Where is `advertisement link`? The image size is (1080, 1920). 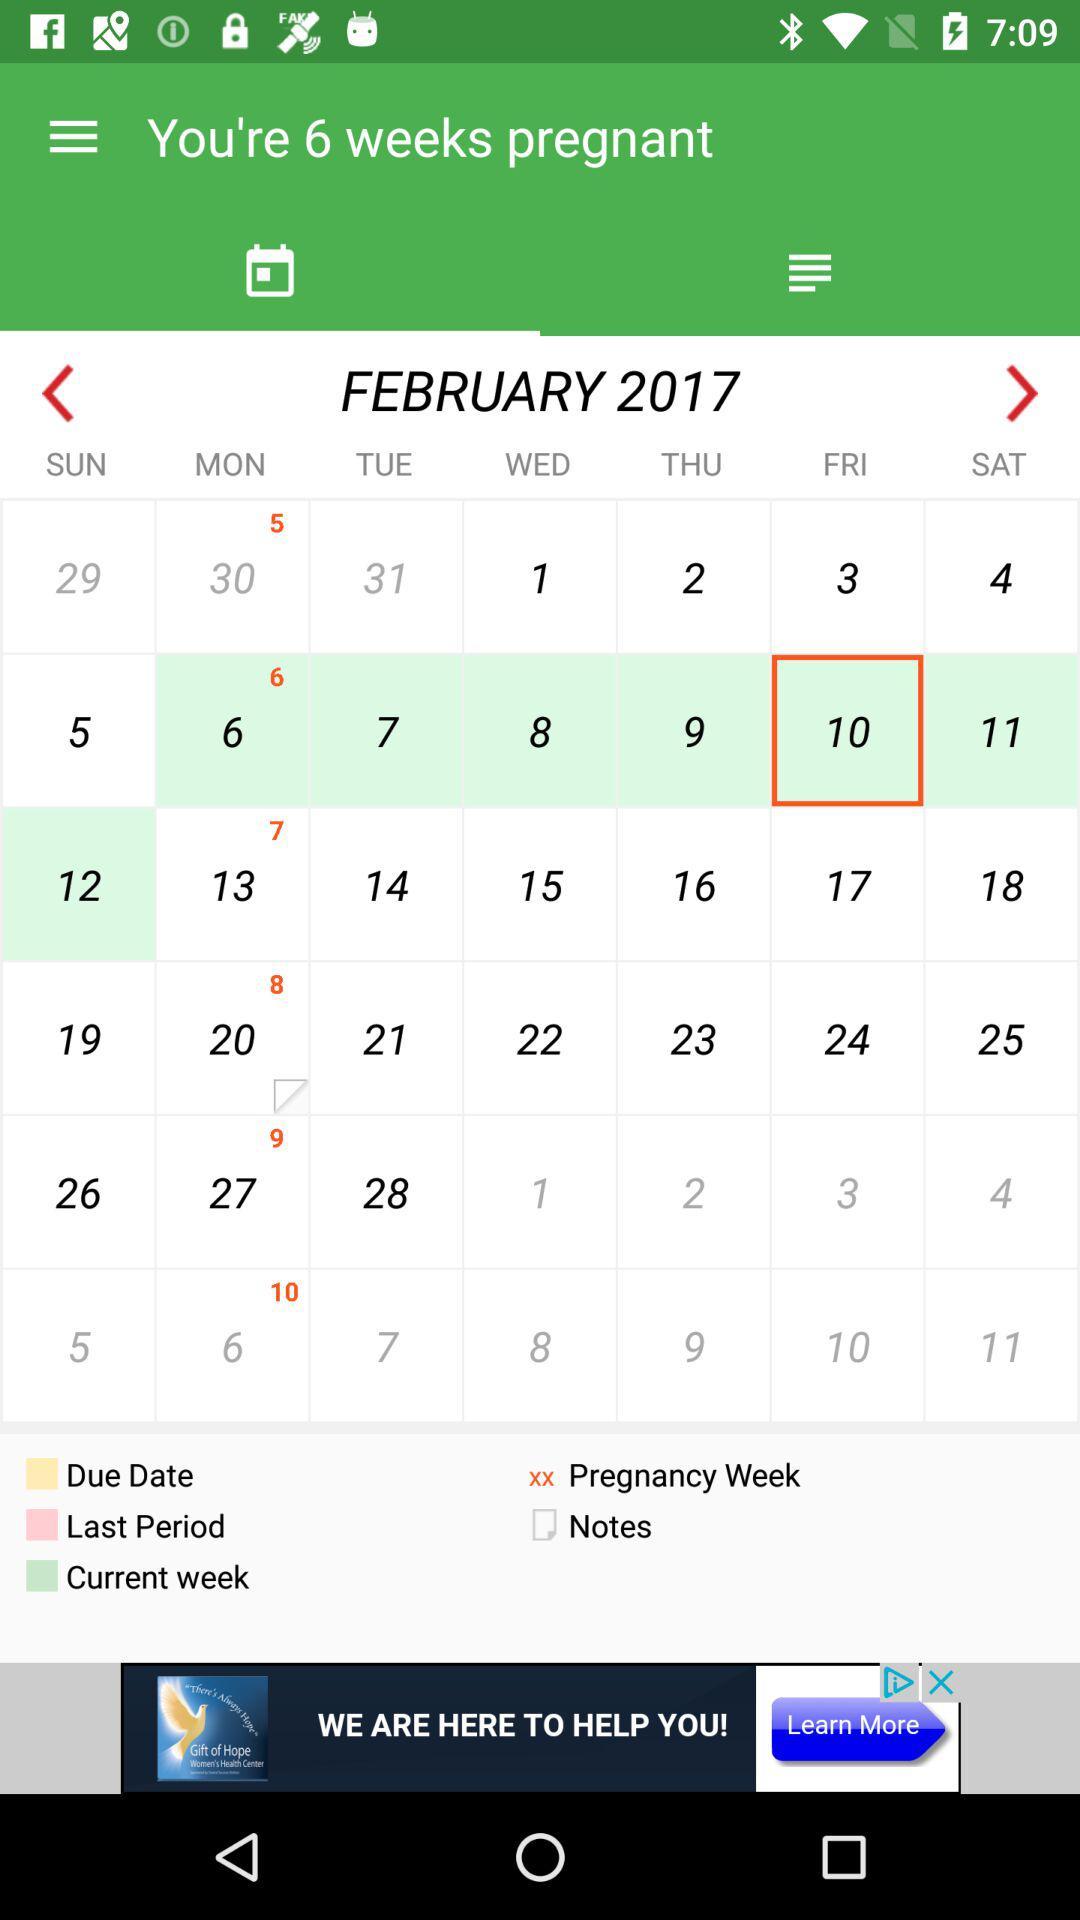
advertisement link is located at coordinates (540, 1727).